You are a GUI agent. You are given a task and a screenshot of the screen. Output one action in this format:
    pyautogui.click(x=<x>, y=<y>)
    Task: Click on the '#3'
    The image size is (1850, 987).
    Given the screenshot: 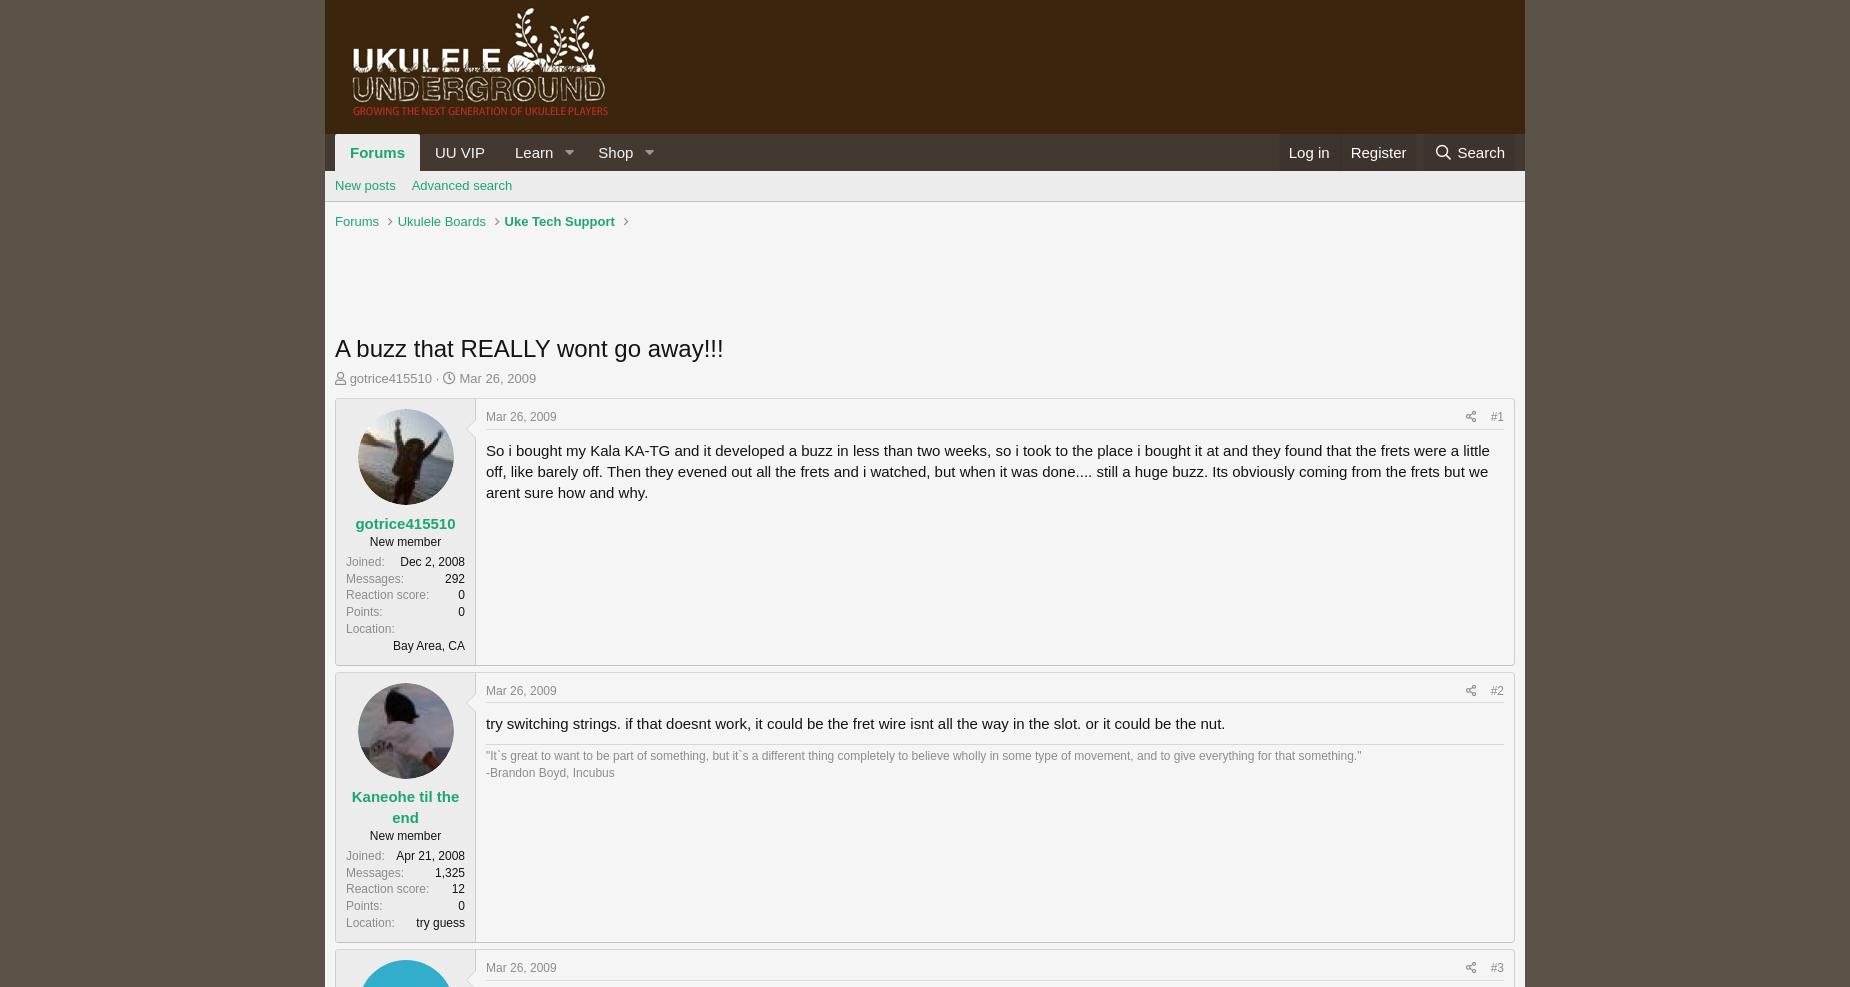 What is the action you would take?
    pyautogui.click(x=1489, y=966)
    